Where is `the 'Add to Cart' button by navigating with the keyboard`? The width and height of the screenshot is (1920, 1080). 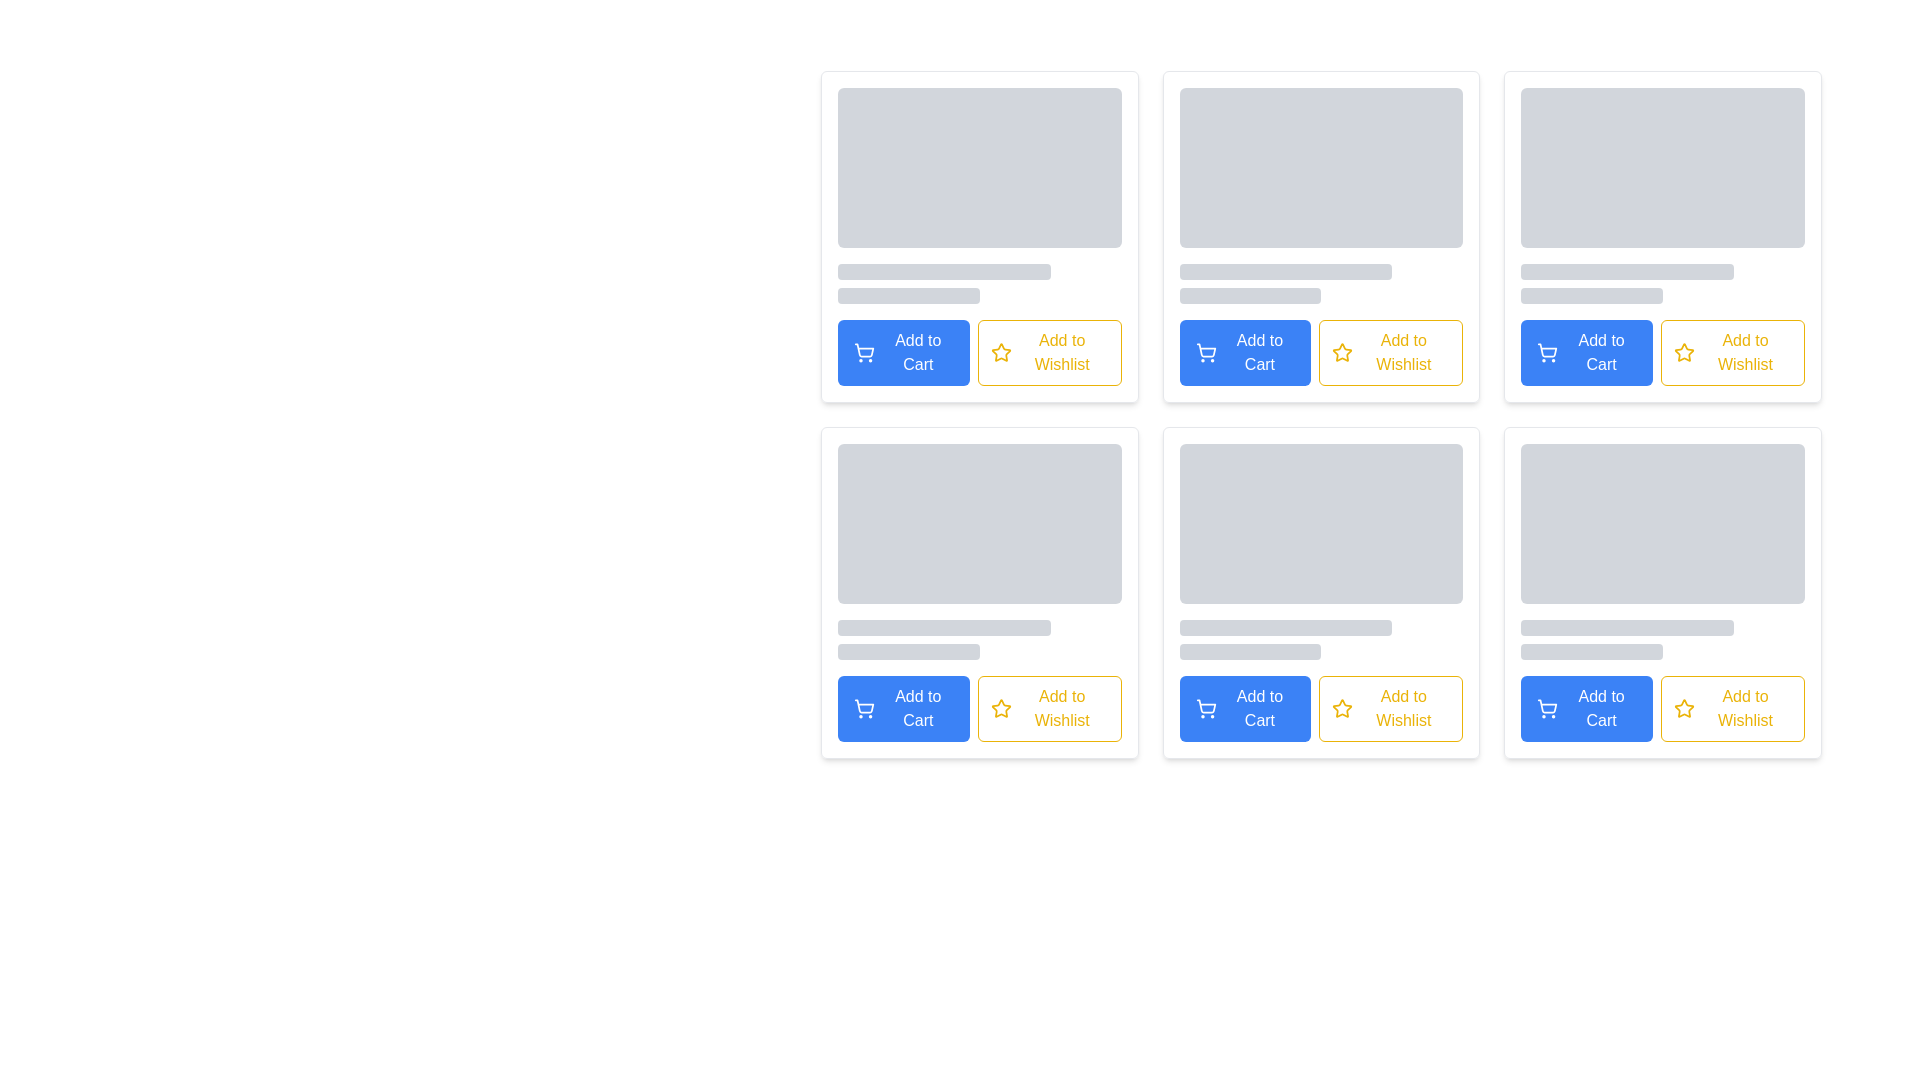
the 'Add to Cart' button by navigating with the keyboard is located at coordinates (1546, 708).